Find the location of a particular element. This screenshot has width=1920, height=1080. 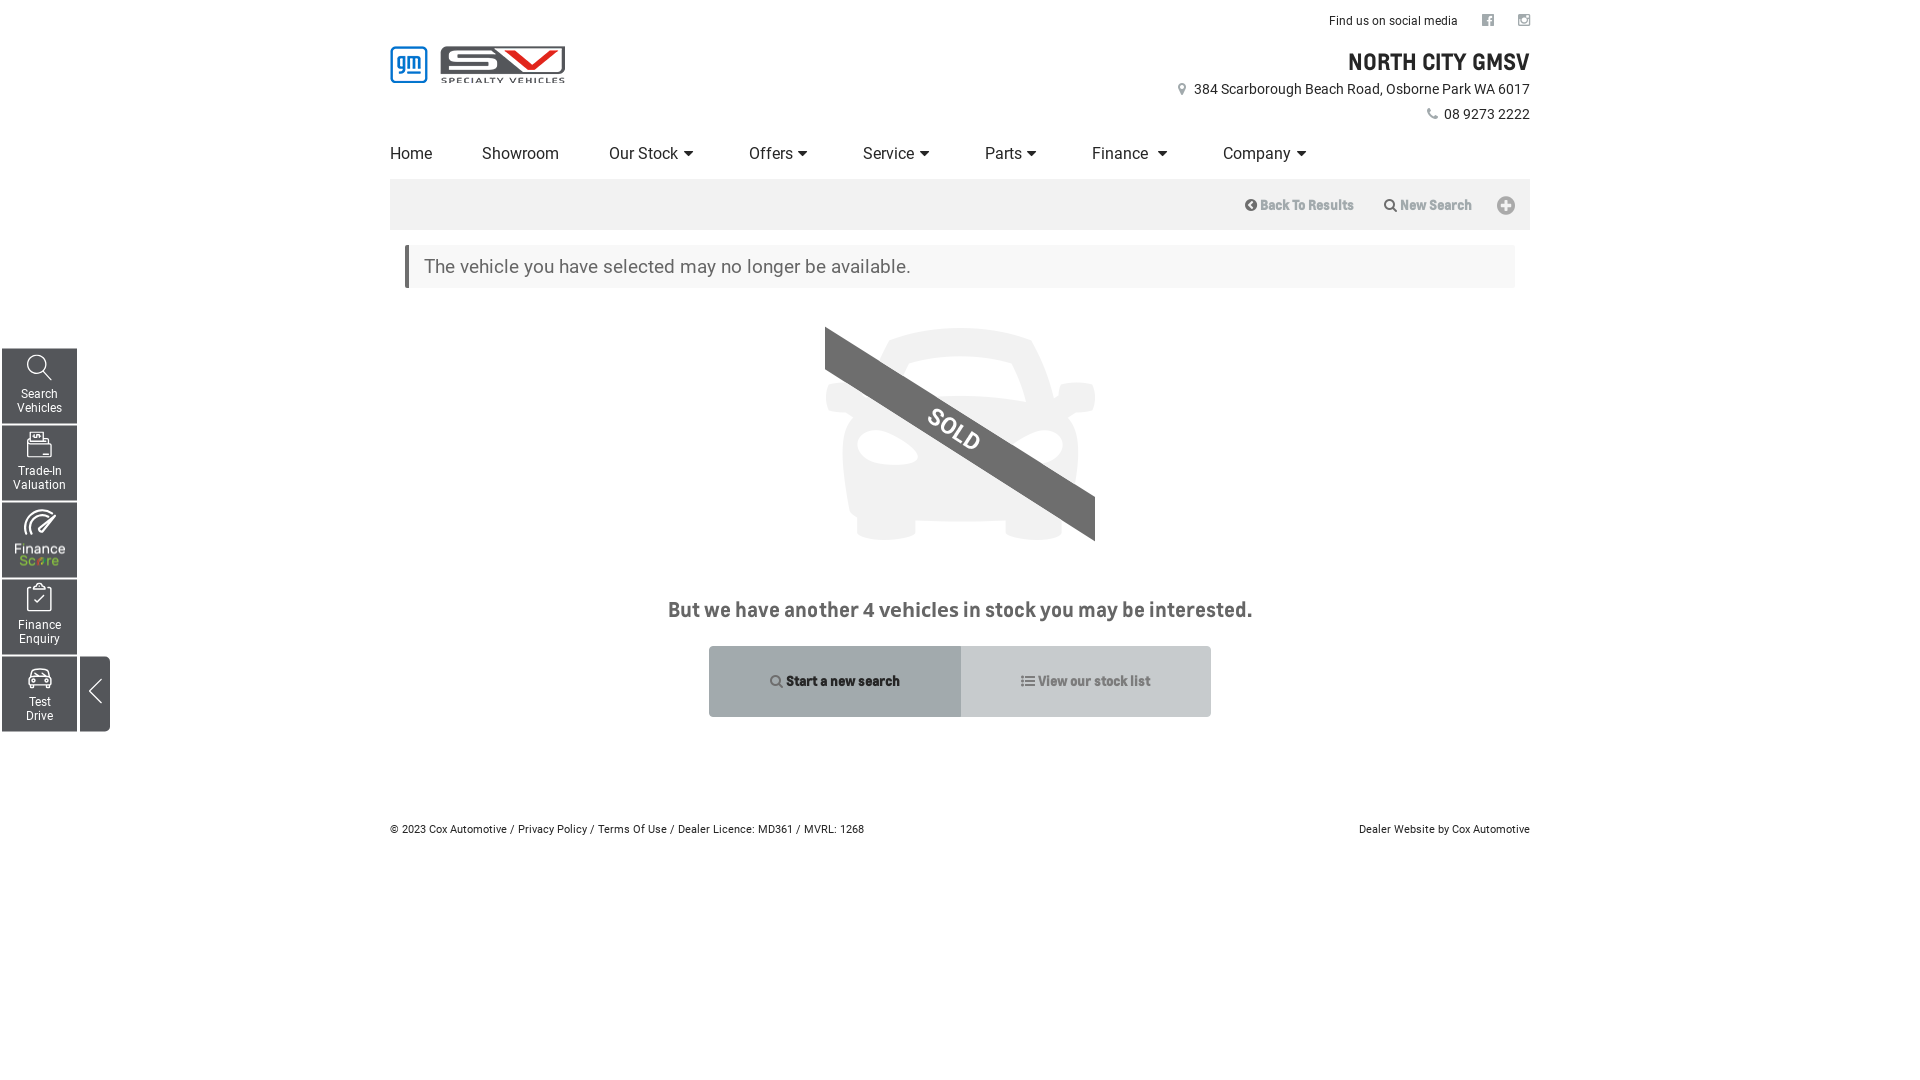

'New Search' is located at coordinates (1427, 204).